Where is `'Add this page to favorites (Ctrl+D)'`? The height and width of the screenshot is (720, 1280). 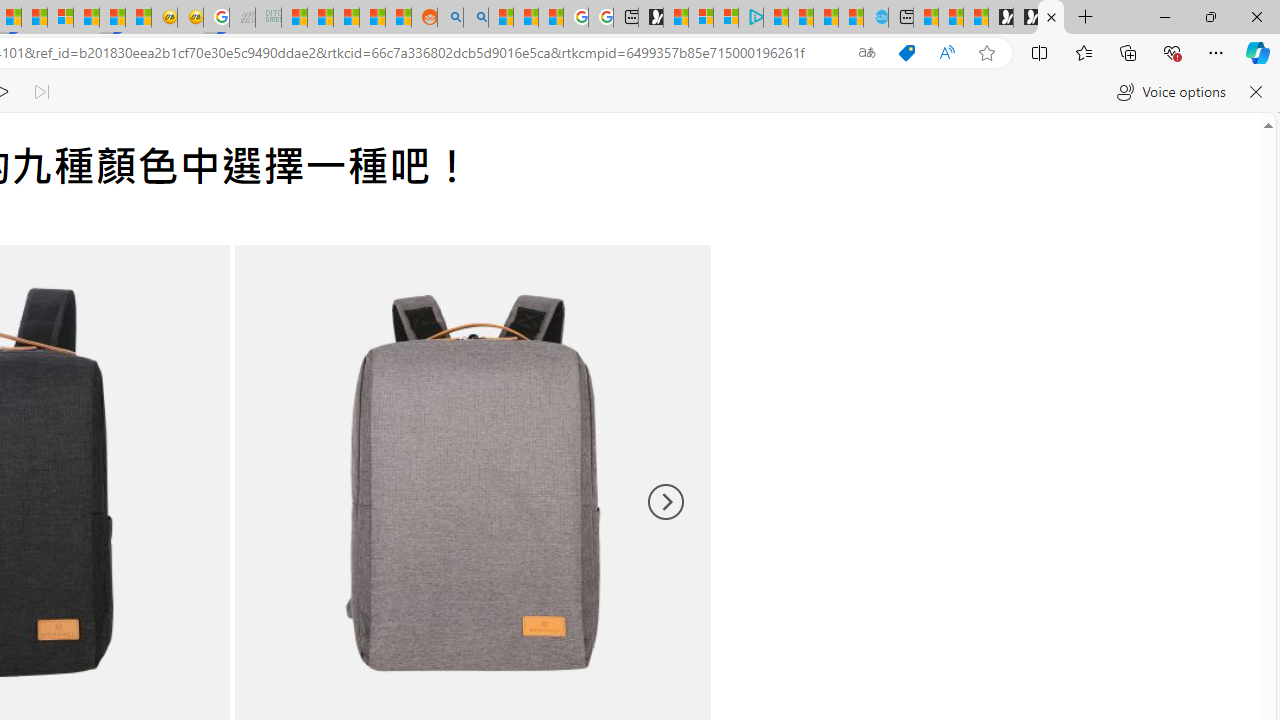 'Add this page to favorites (Ctrl+D)' is located at coordinates (986, 52).